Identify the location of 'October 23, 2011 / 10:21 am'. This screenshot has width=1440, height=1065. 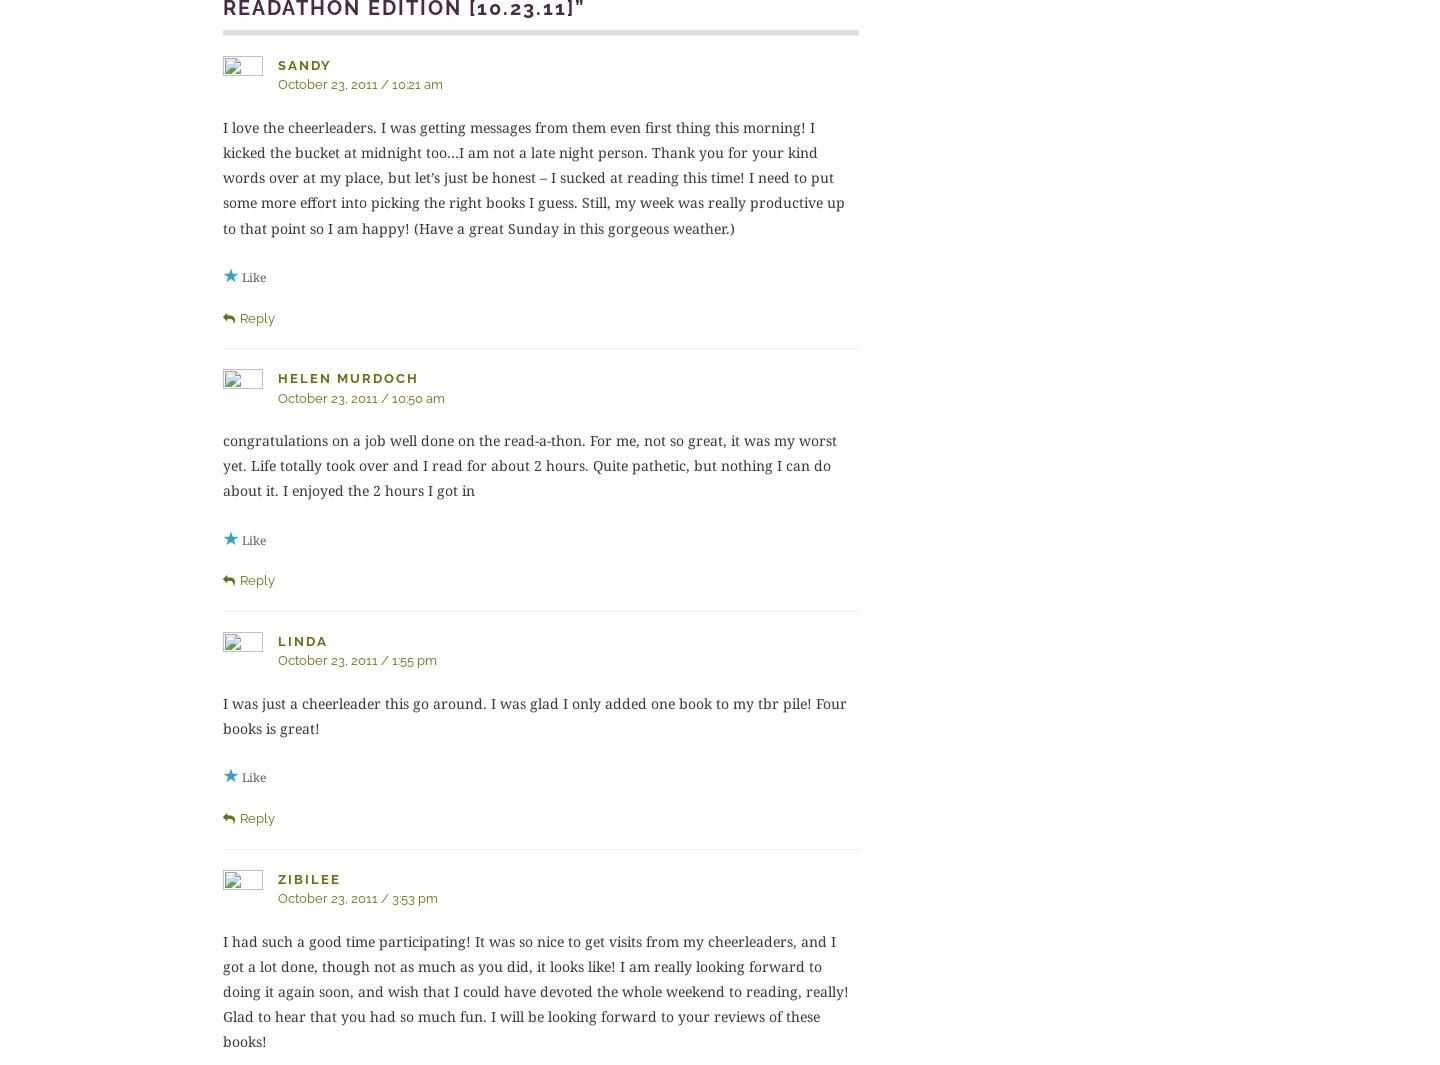
(277, 83).